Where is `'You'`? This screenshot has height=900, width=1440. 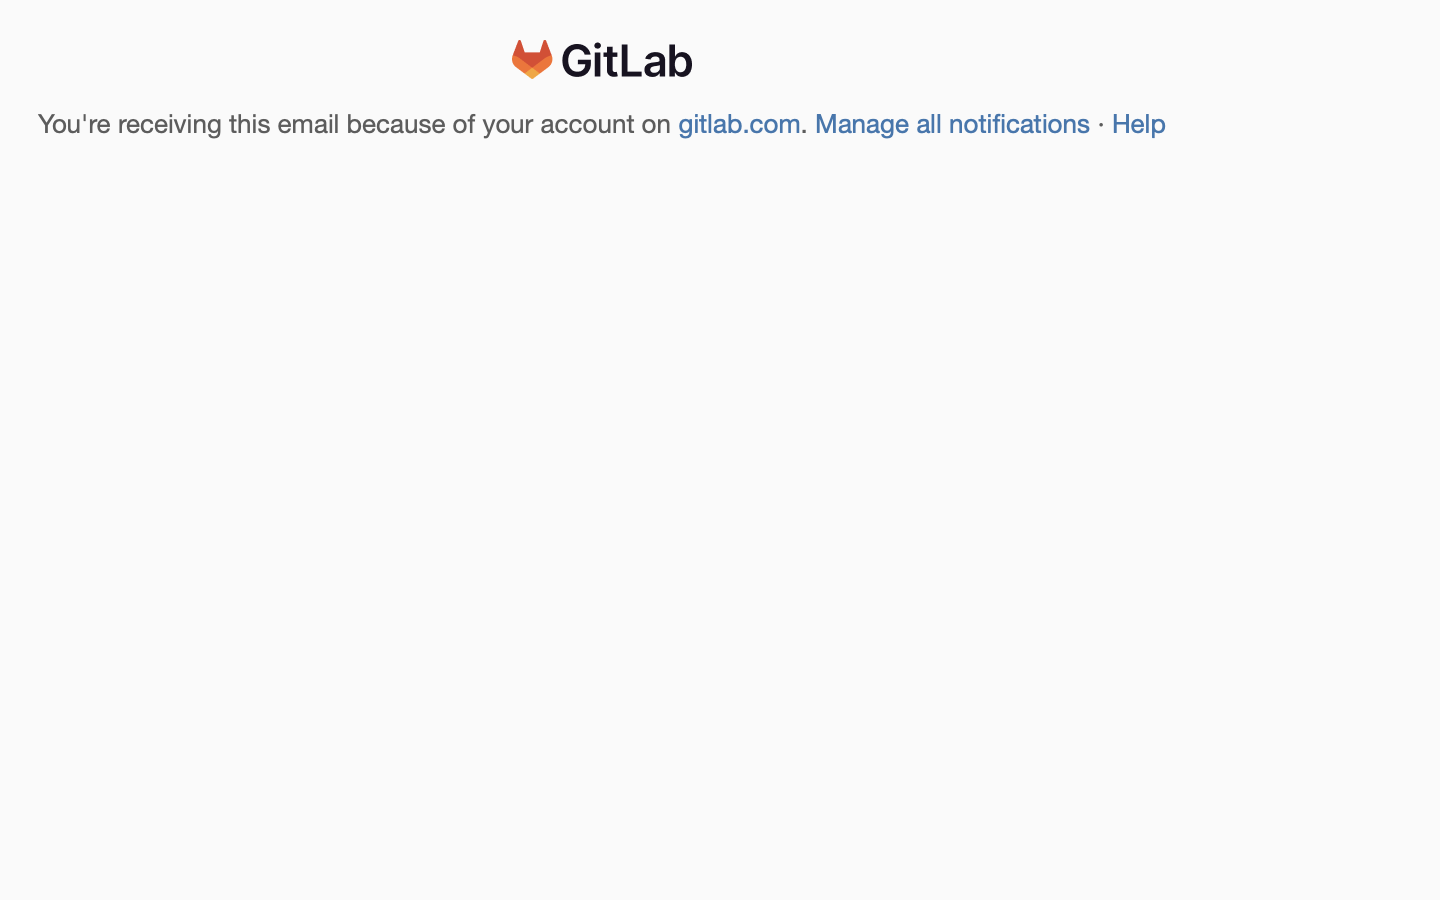 'You' is located at coordinates (358, 124).